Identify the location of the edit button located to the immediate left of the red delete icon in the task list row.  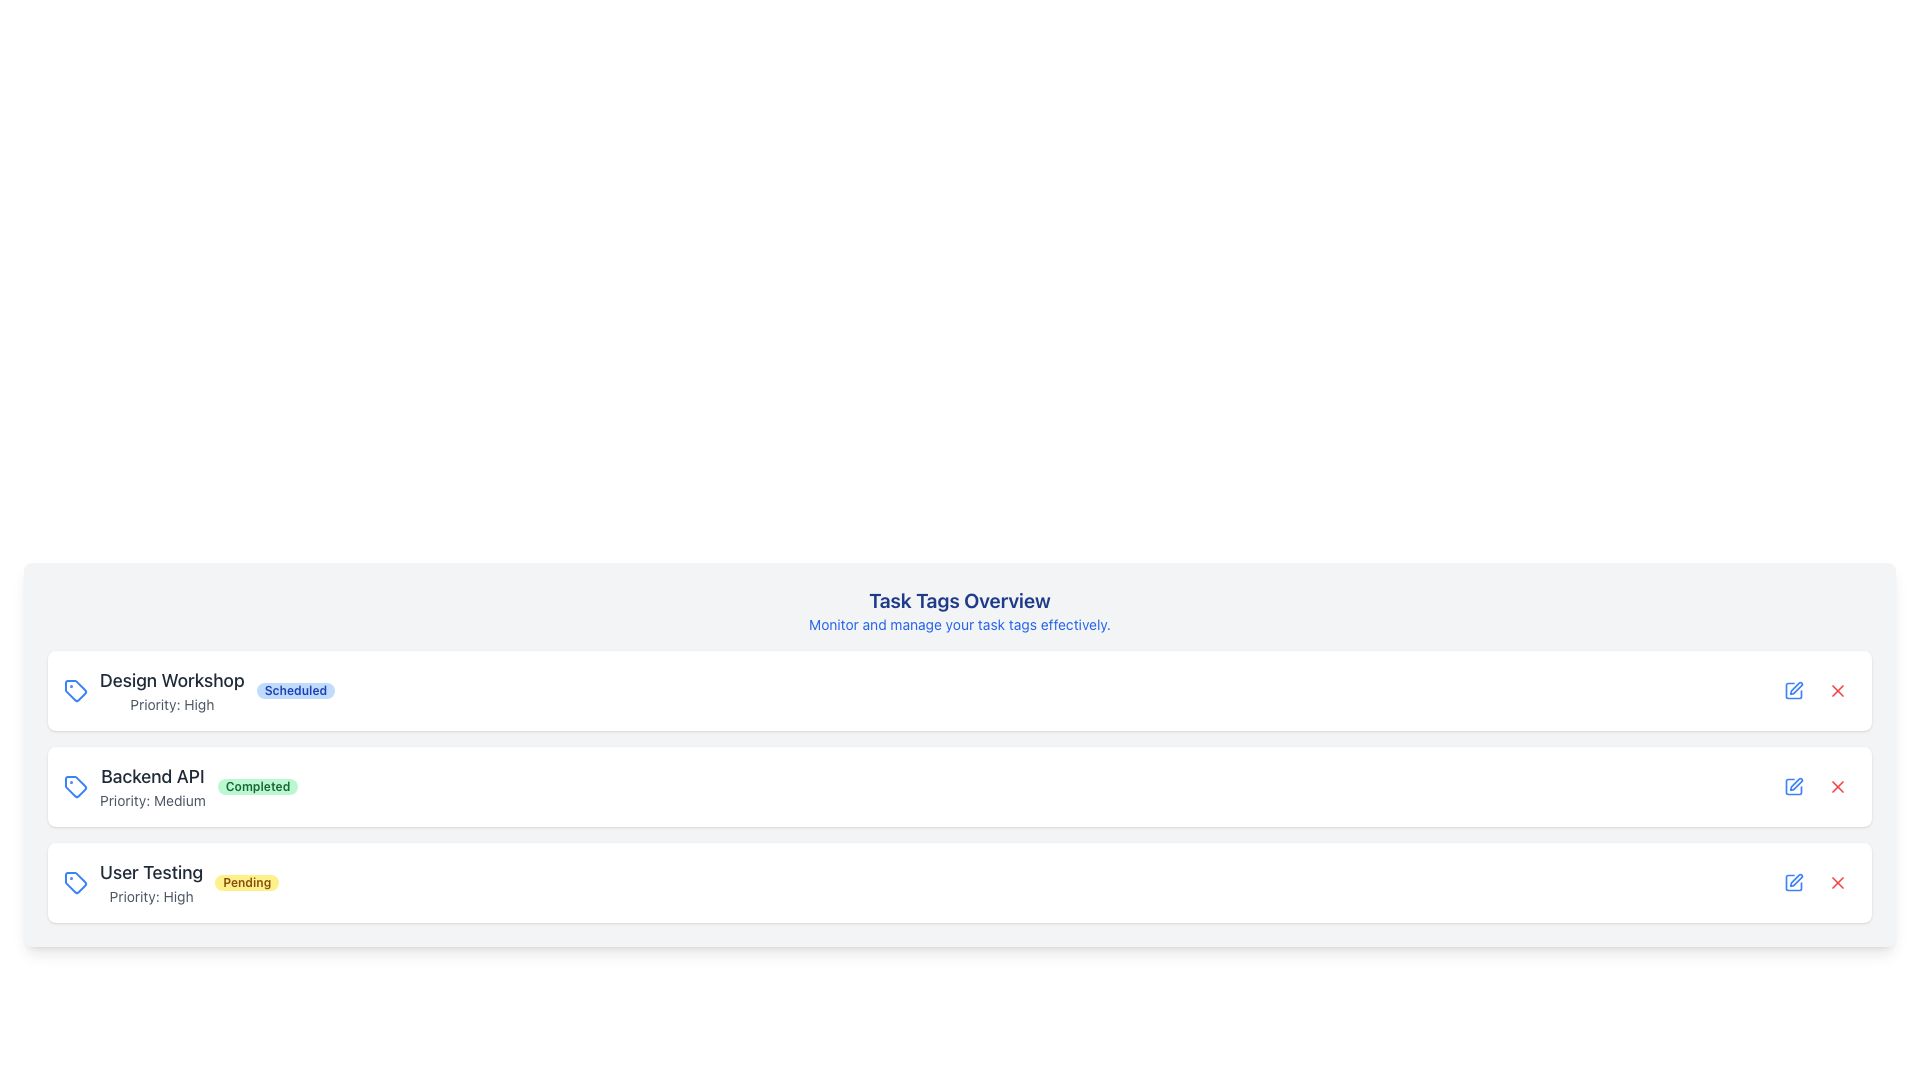
(1794, 785).